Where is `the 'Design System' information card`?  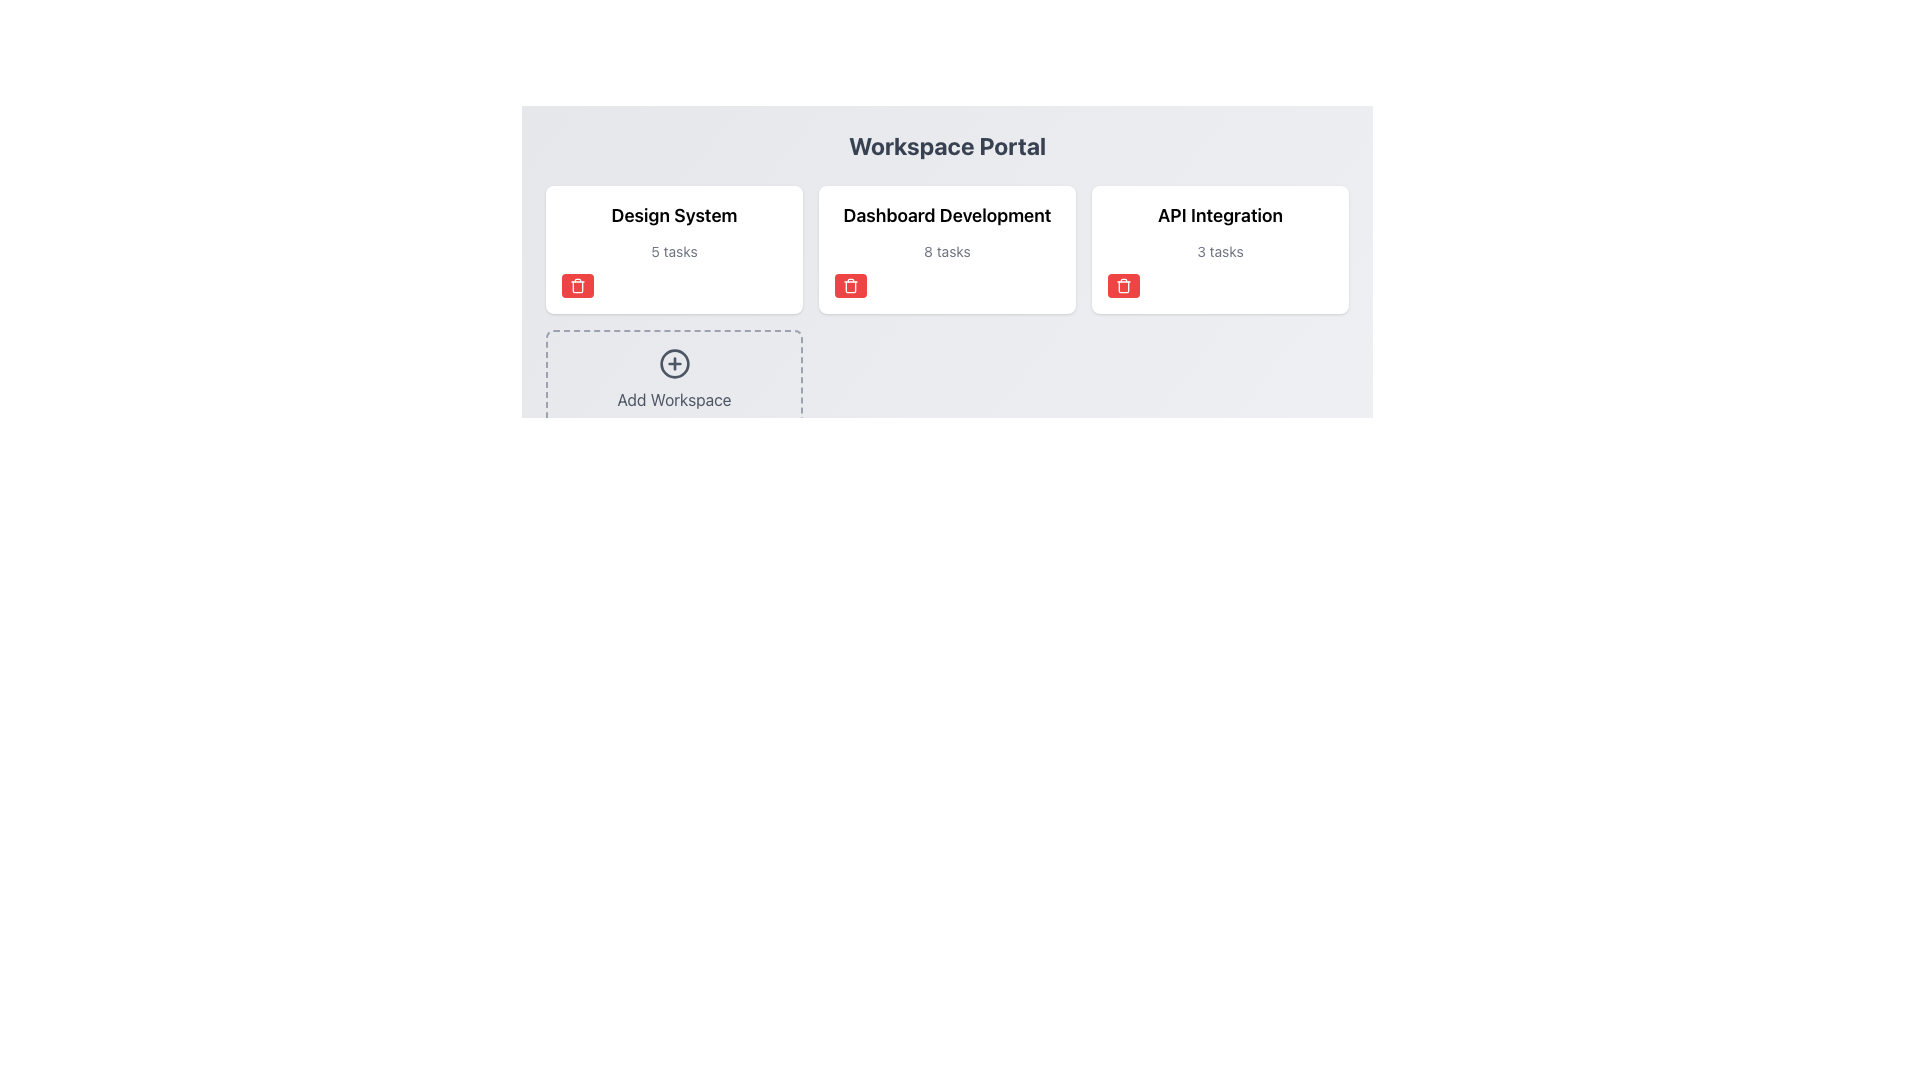 the 'Design System' information card is located at coordinates (674, 249).